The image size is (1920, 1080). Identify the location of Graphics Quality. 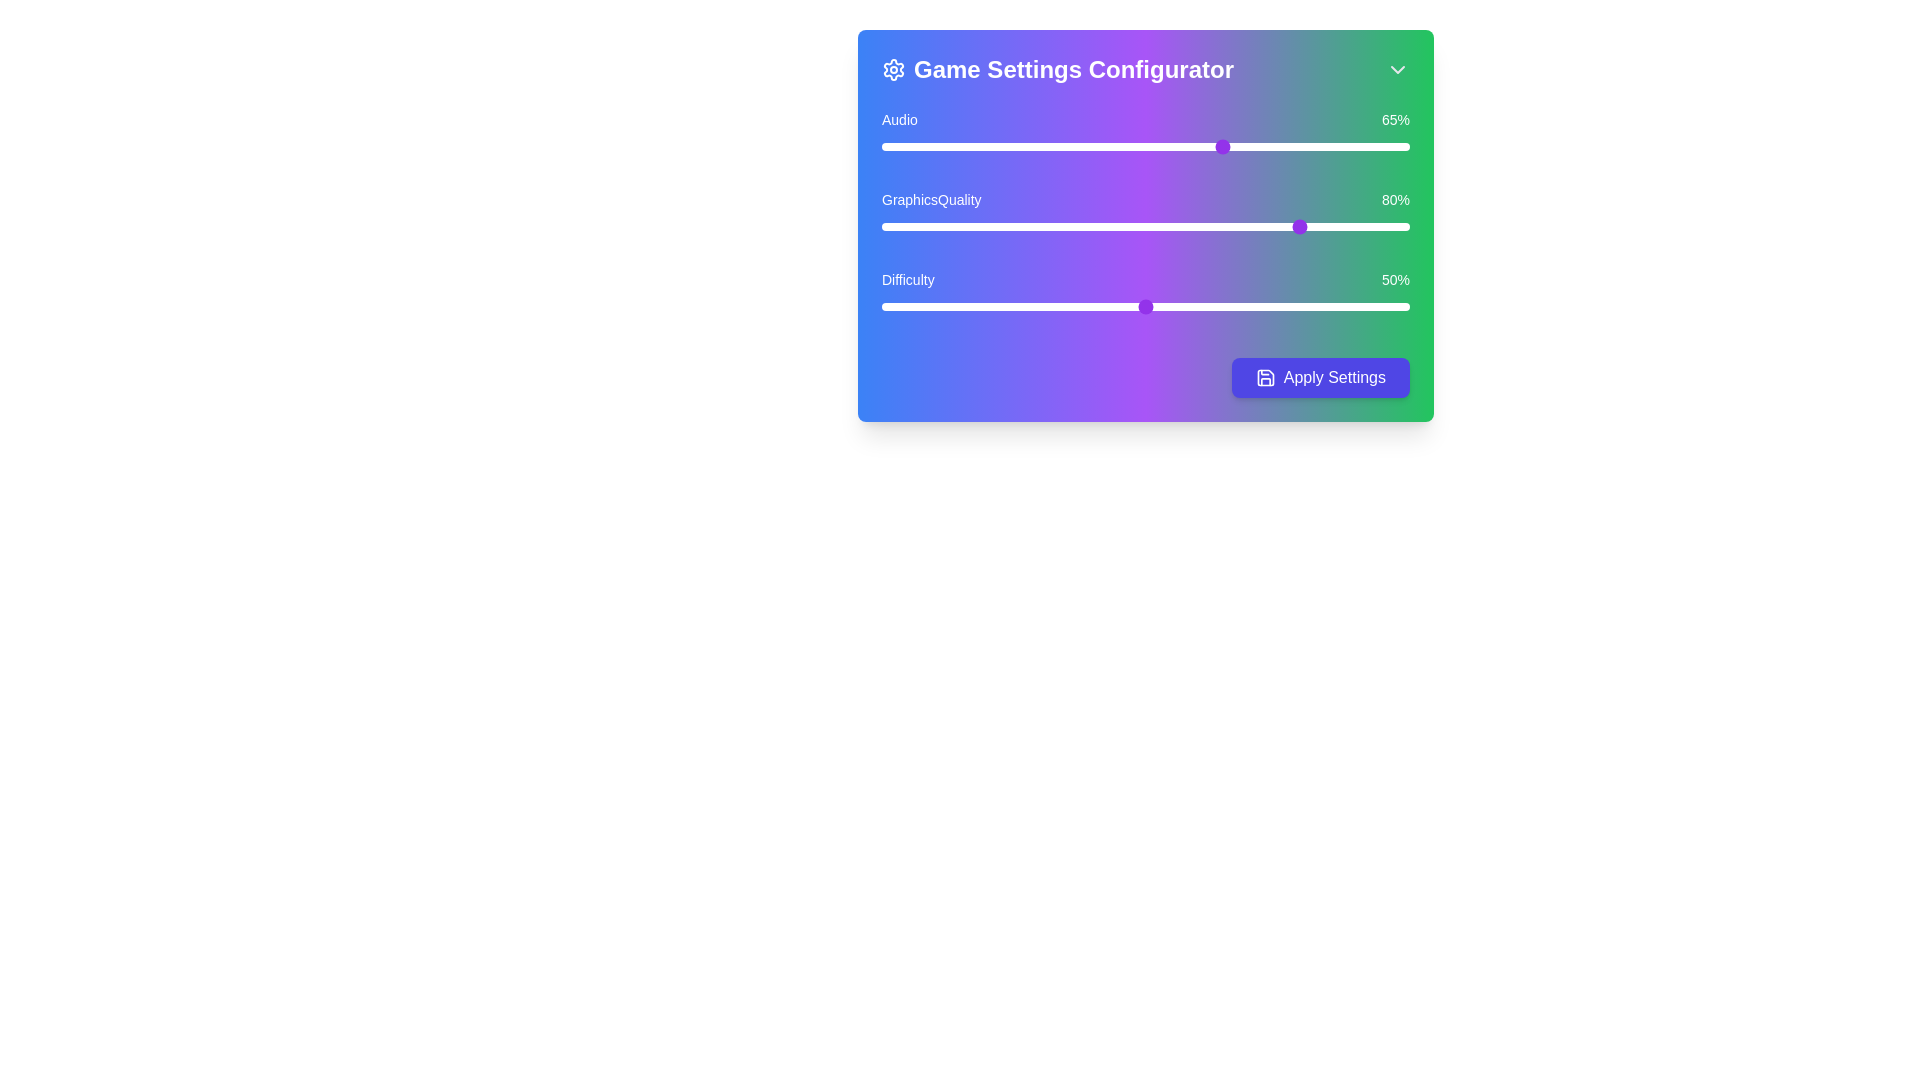
(977, 226).